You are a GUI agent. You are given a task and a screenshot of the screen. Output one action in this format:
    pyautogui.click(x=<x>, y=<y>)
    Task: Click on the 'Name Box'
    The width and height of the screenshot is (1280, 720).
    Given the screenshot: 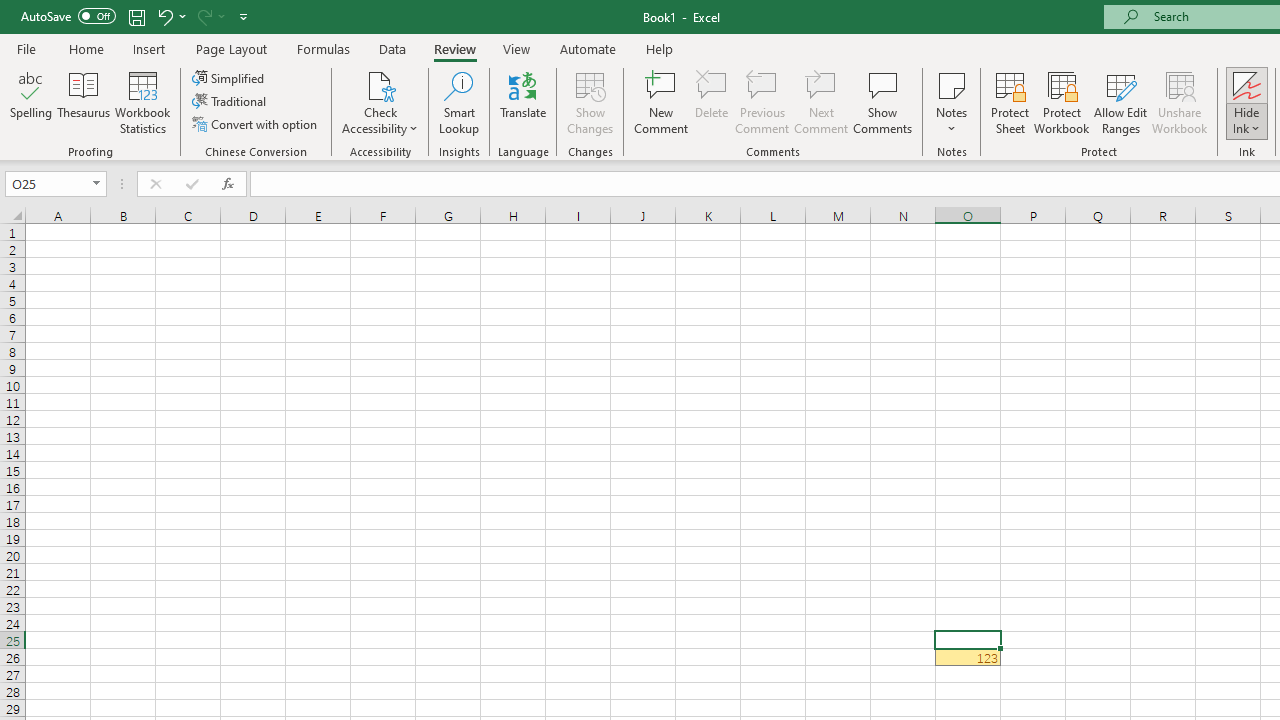 What is the action you would take?
    pyautogui.click(x=47, y=183)
    